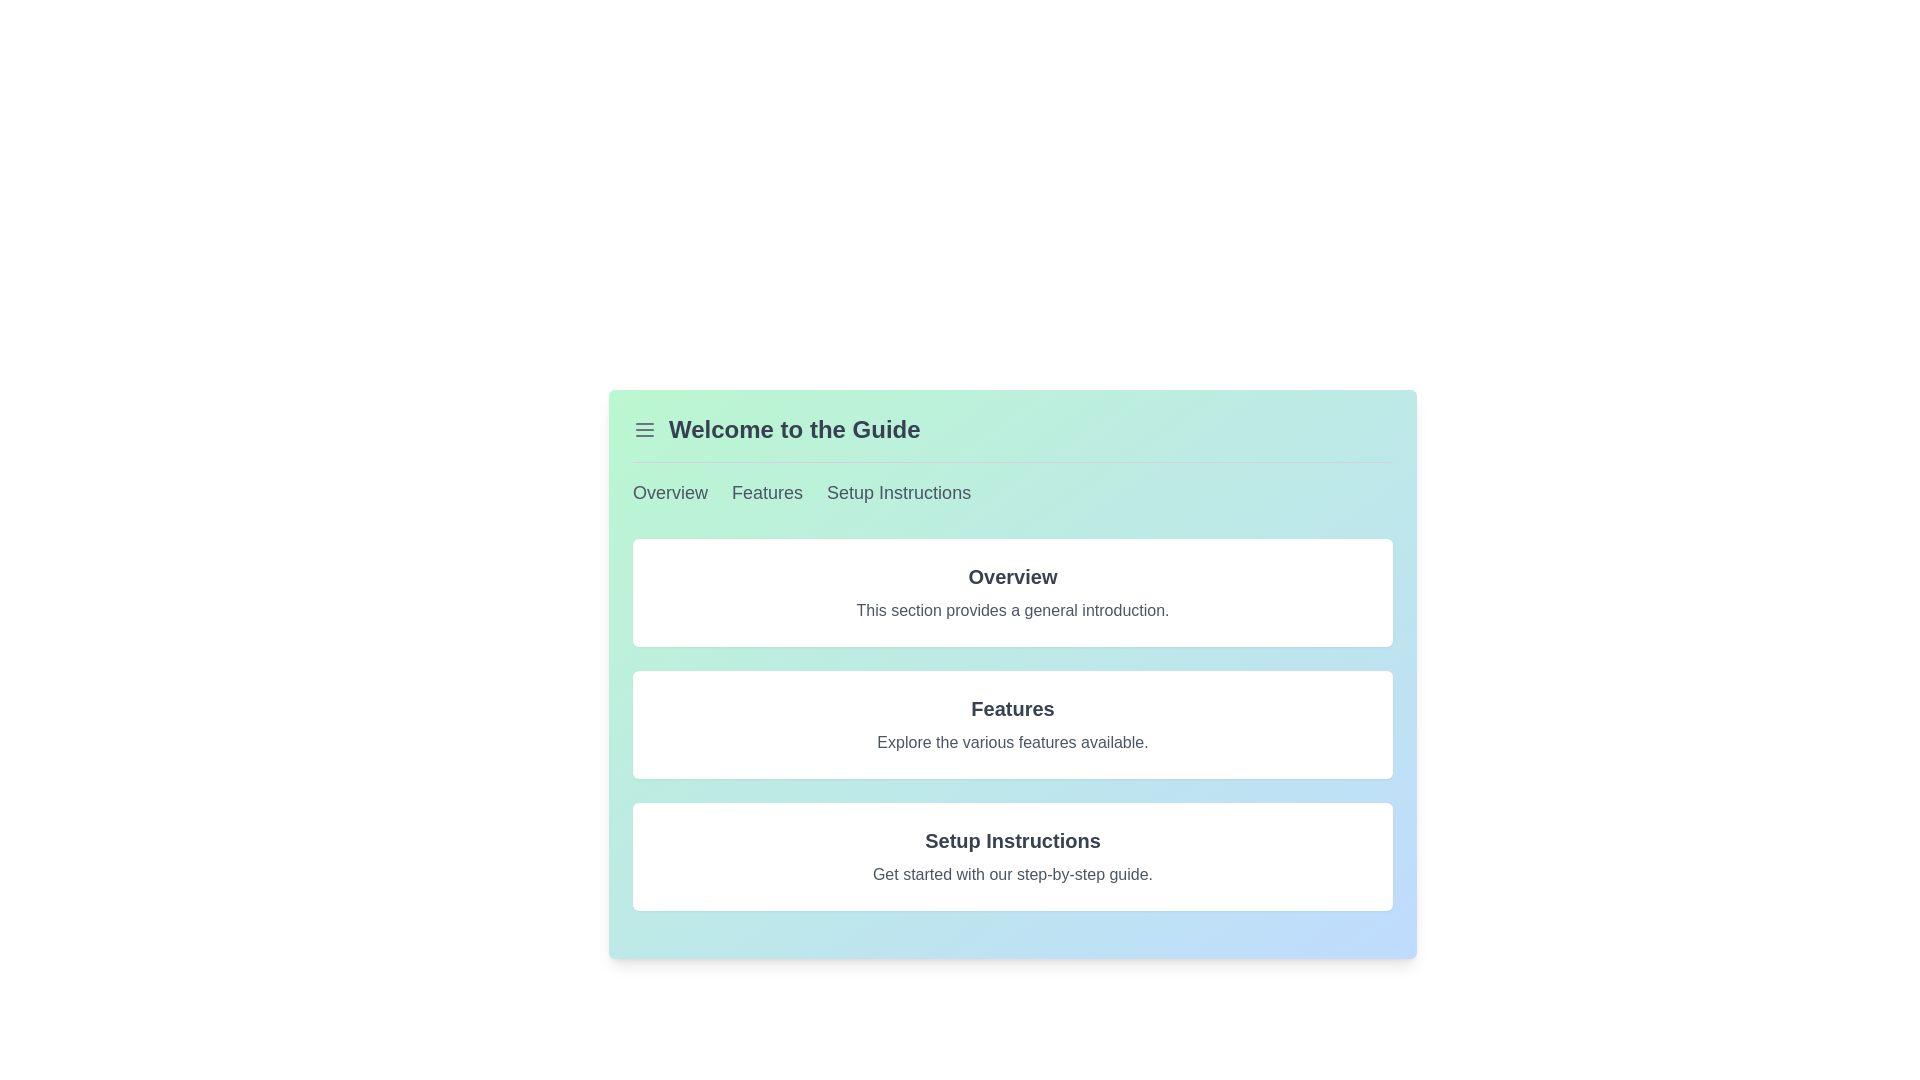 The width and height of the screenshot is (1920, 1080). Describe the element at coordinates (898, 493) in the screenshot. I see `the 'Setup Instructions' hyperlink in the top-level navigation bar` at that location.